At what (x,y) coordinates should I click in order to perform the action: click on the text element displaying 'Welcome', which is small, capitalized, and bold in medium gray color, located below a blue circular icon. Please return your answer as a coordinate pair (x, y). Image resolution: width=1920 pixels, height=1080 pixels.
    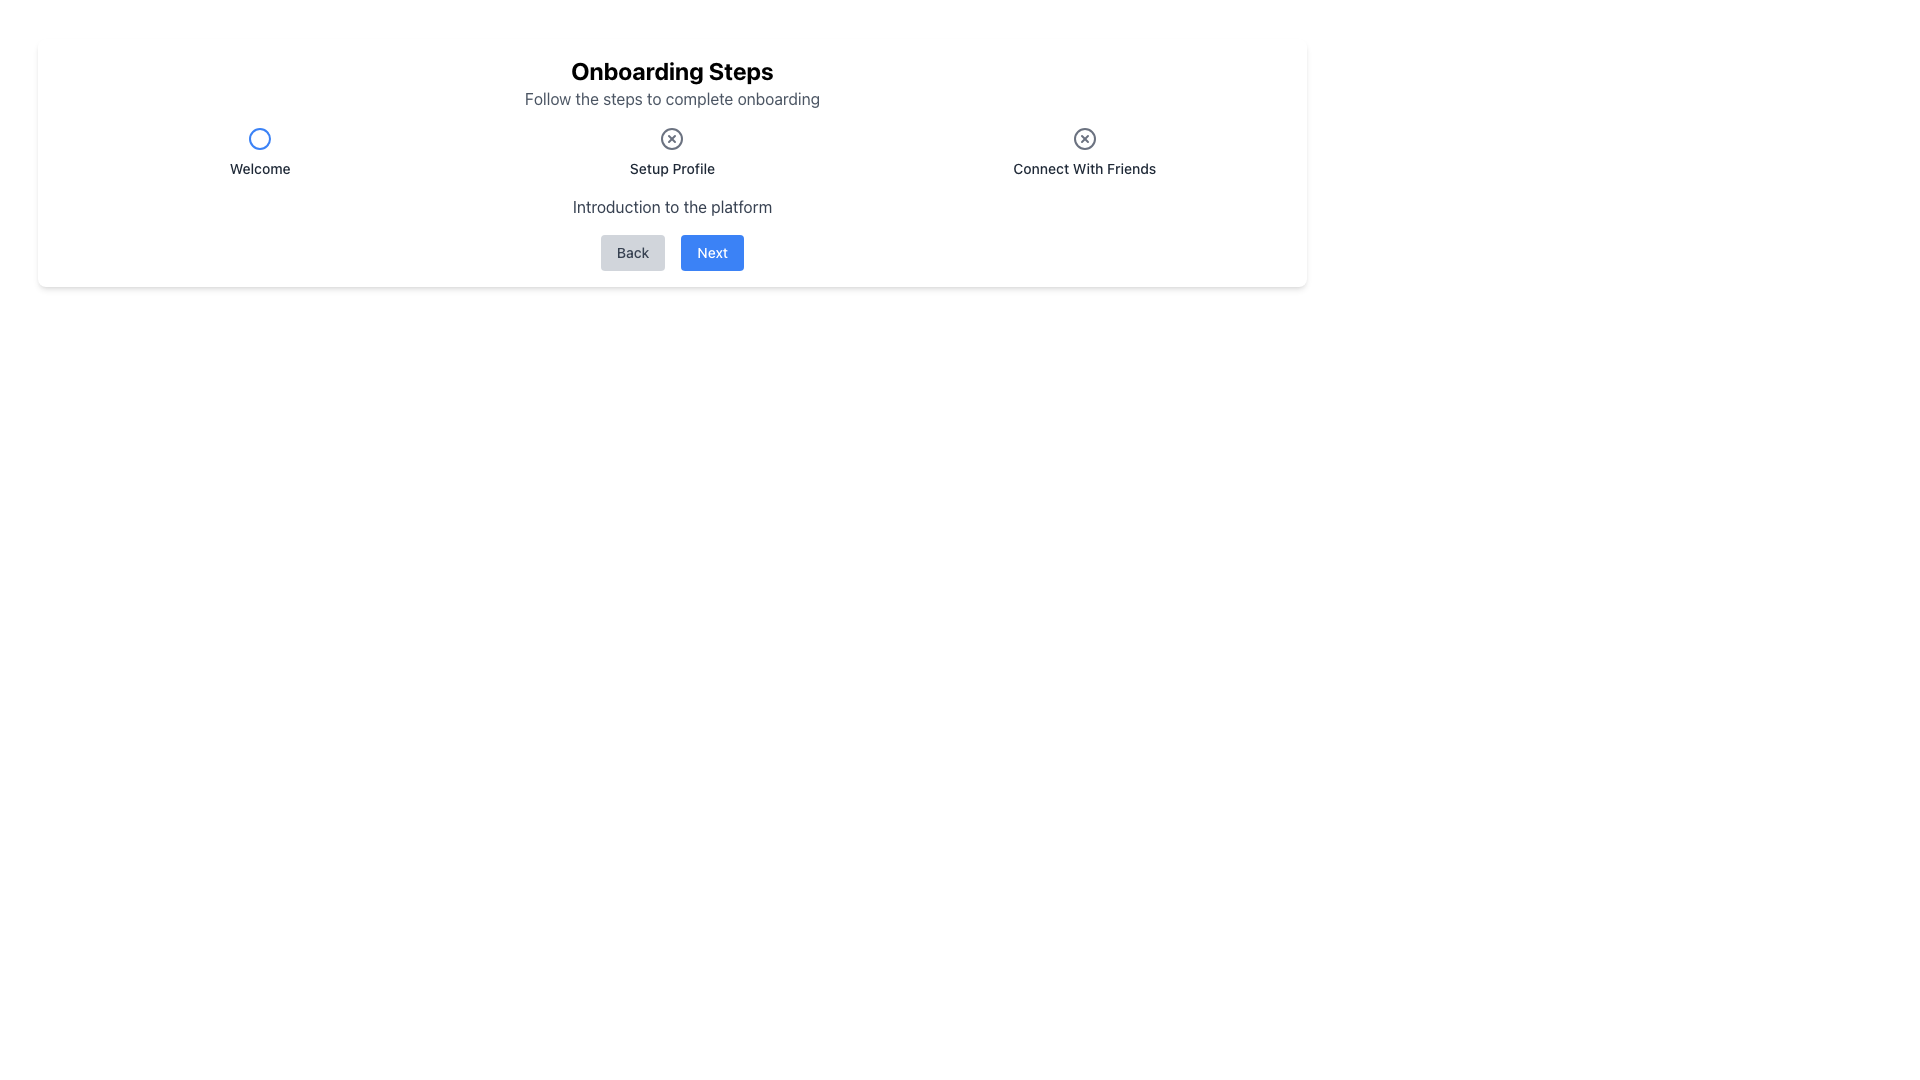
    Looking at the image, I should click on (259, 168).